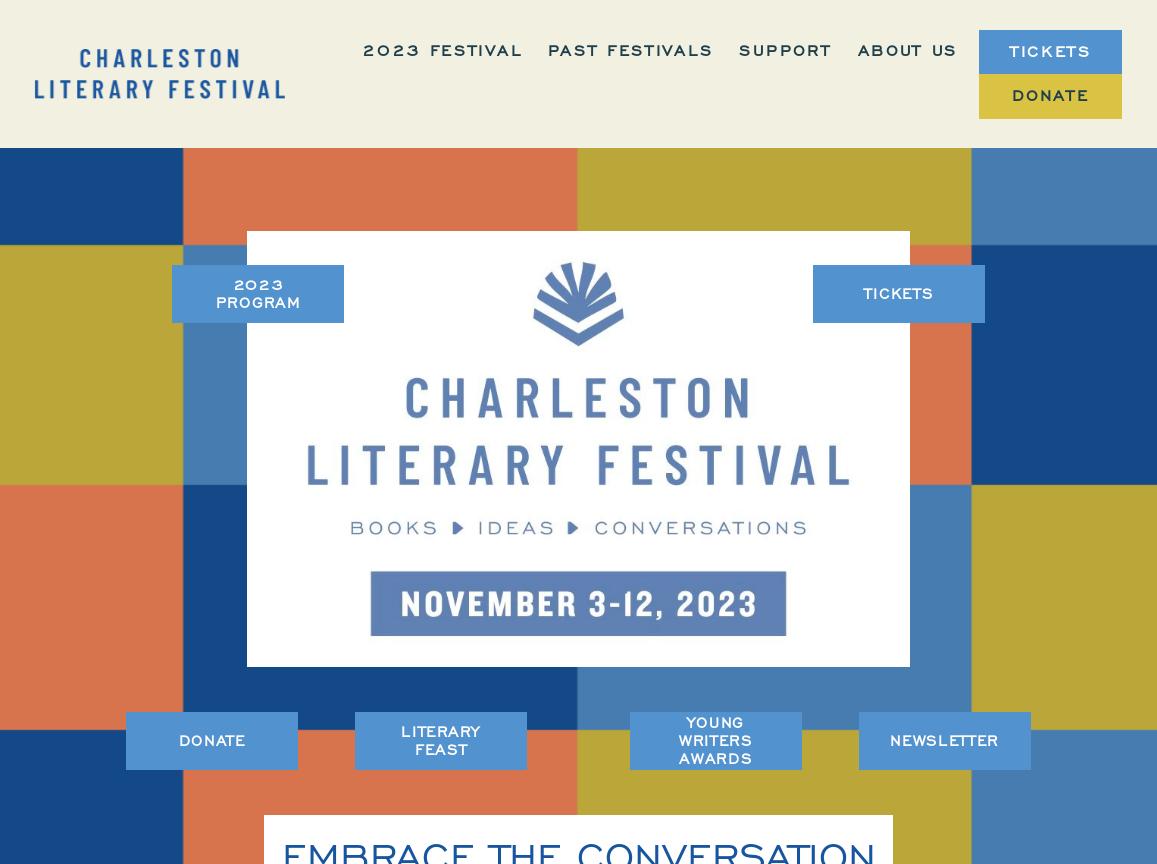 The image size is (1157, 864). I want to click on 'Press', so click(922, 351).